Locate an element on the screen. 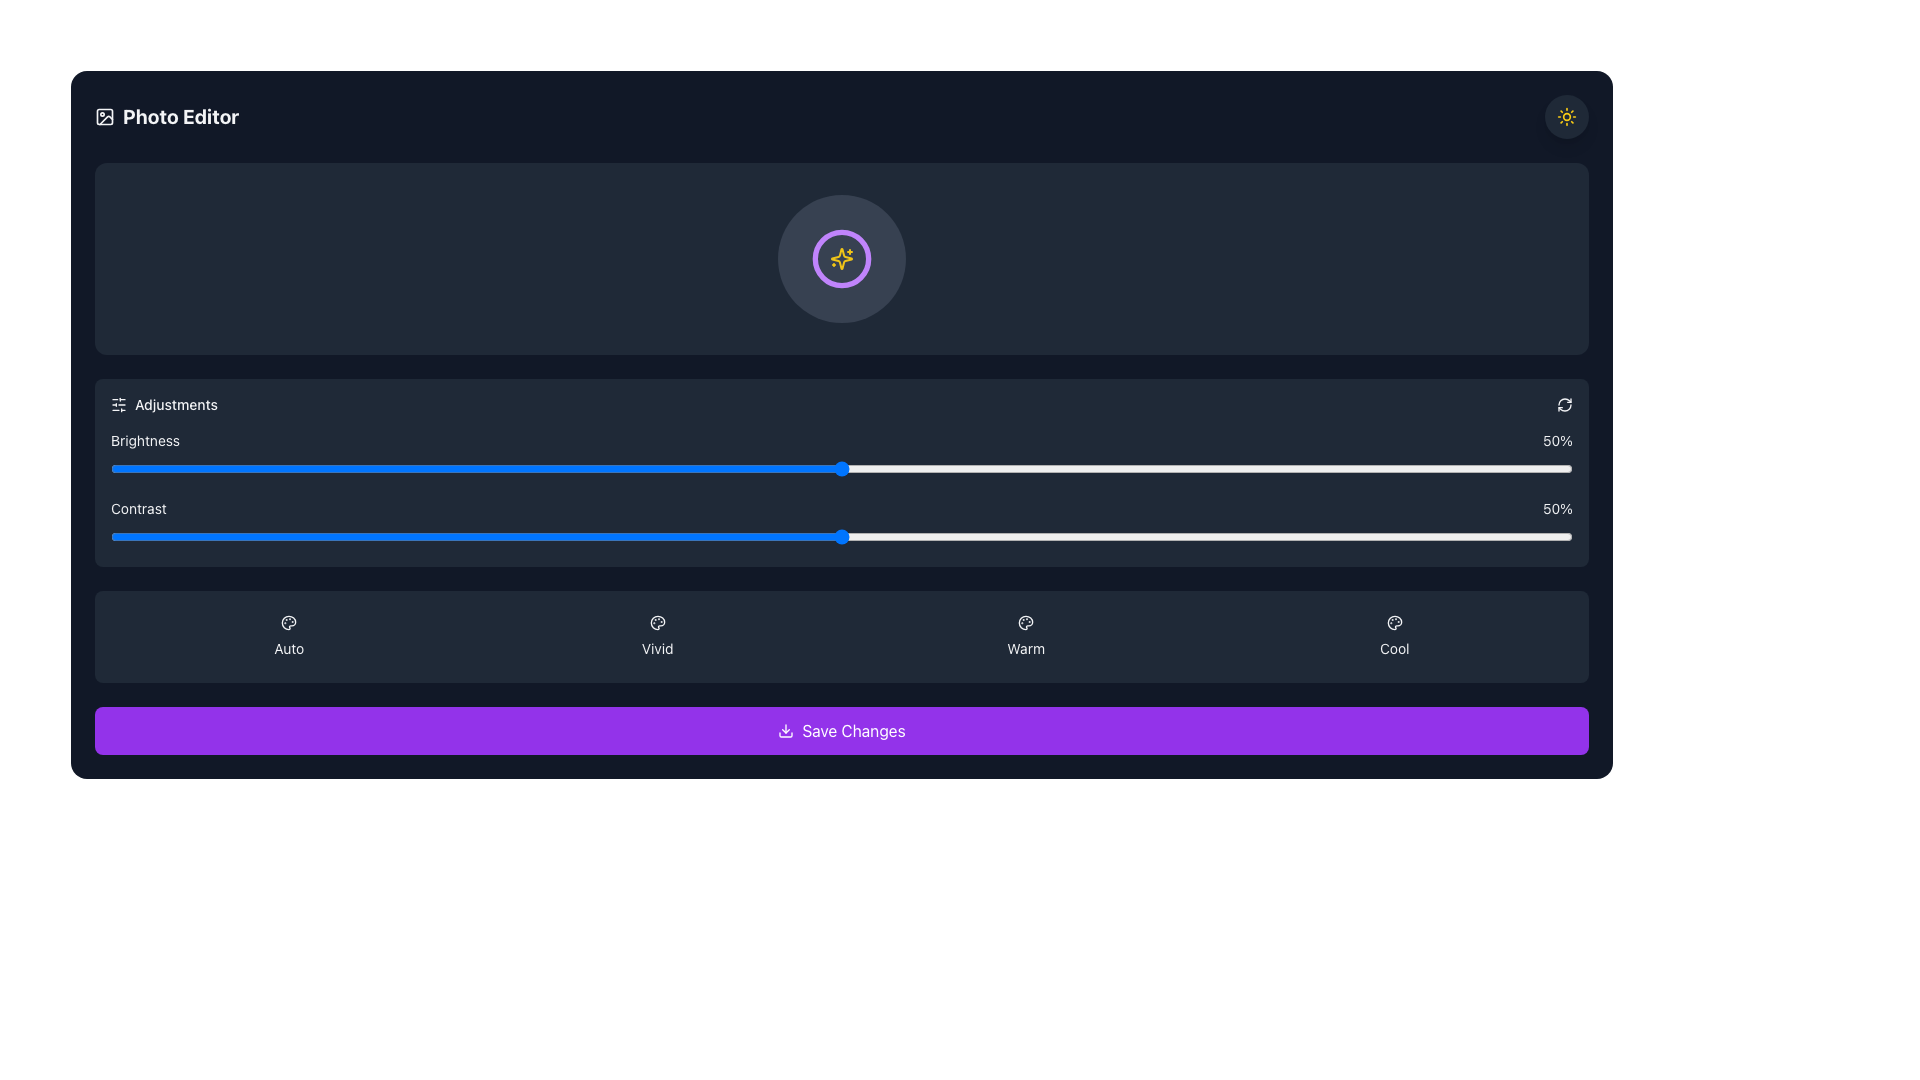  the 'Cool' button, which is the last button in a row of four, featuring a palette icon and the label 'Cool' is located at coordinates (1393, 636).